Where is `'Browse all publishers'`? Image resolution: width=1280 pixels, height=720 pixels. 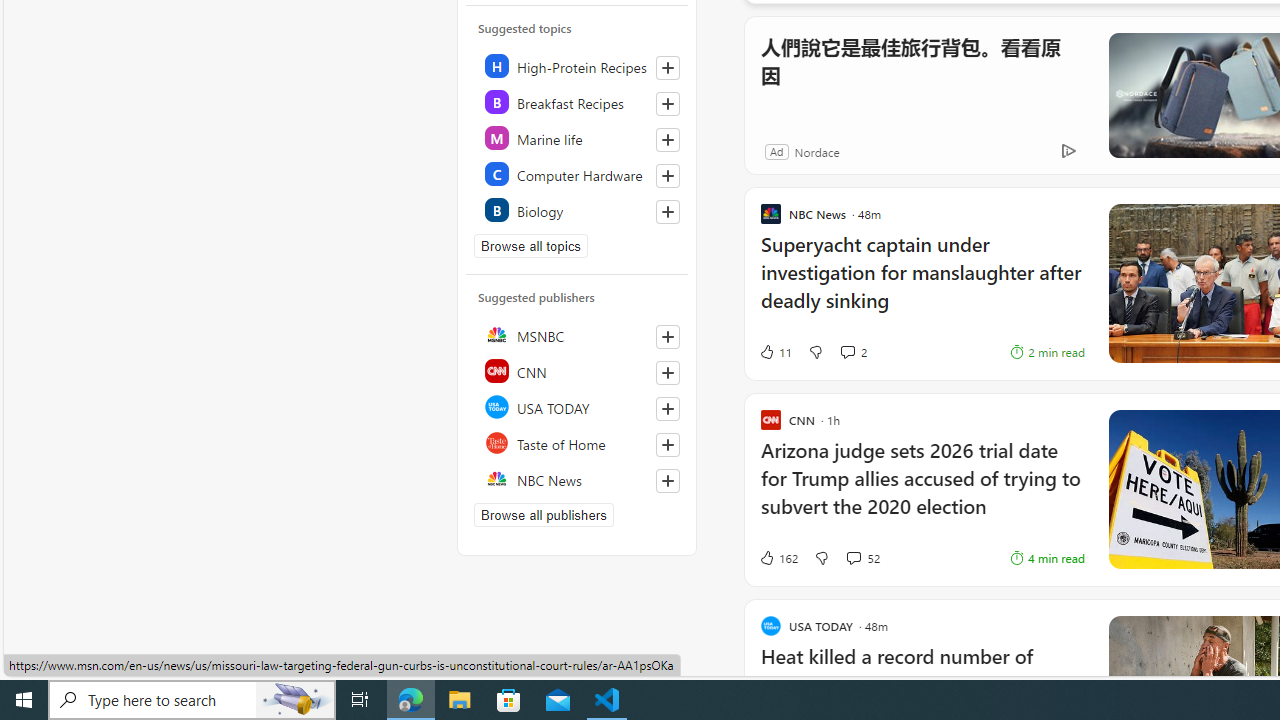 'Browse all publishers' is located at coordinates (544, 514).